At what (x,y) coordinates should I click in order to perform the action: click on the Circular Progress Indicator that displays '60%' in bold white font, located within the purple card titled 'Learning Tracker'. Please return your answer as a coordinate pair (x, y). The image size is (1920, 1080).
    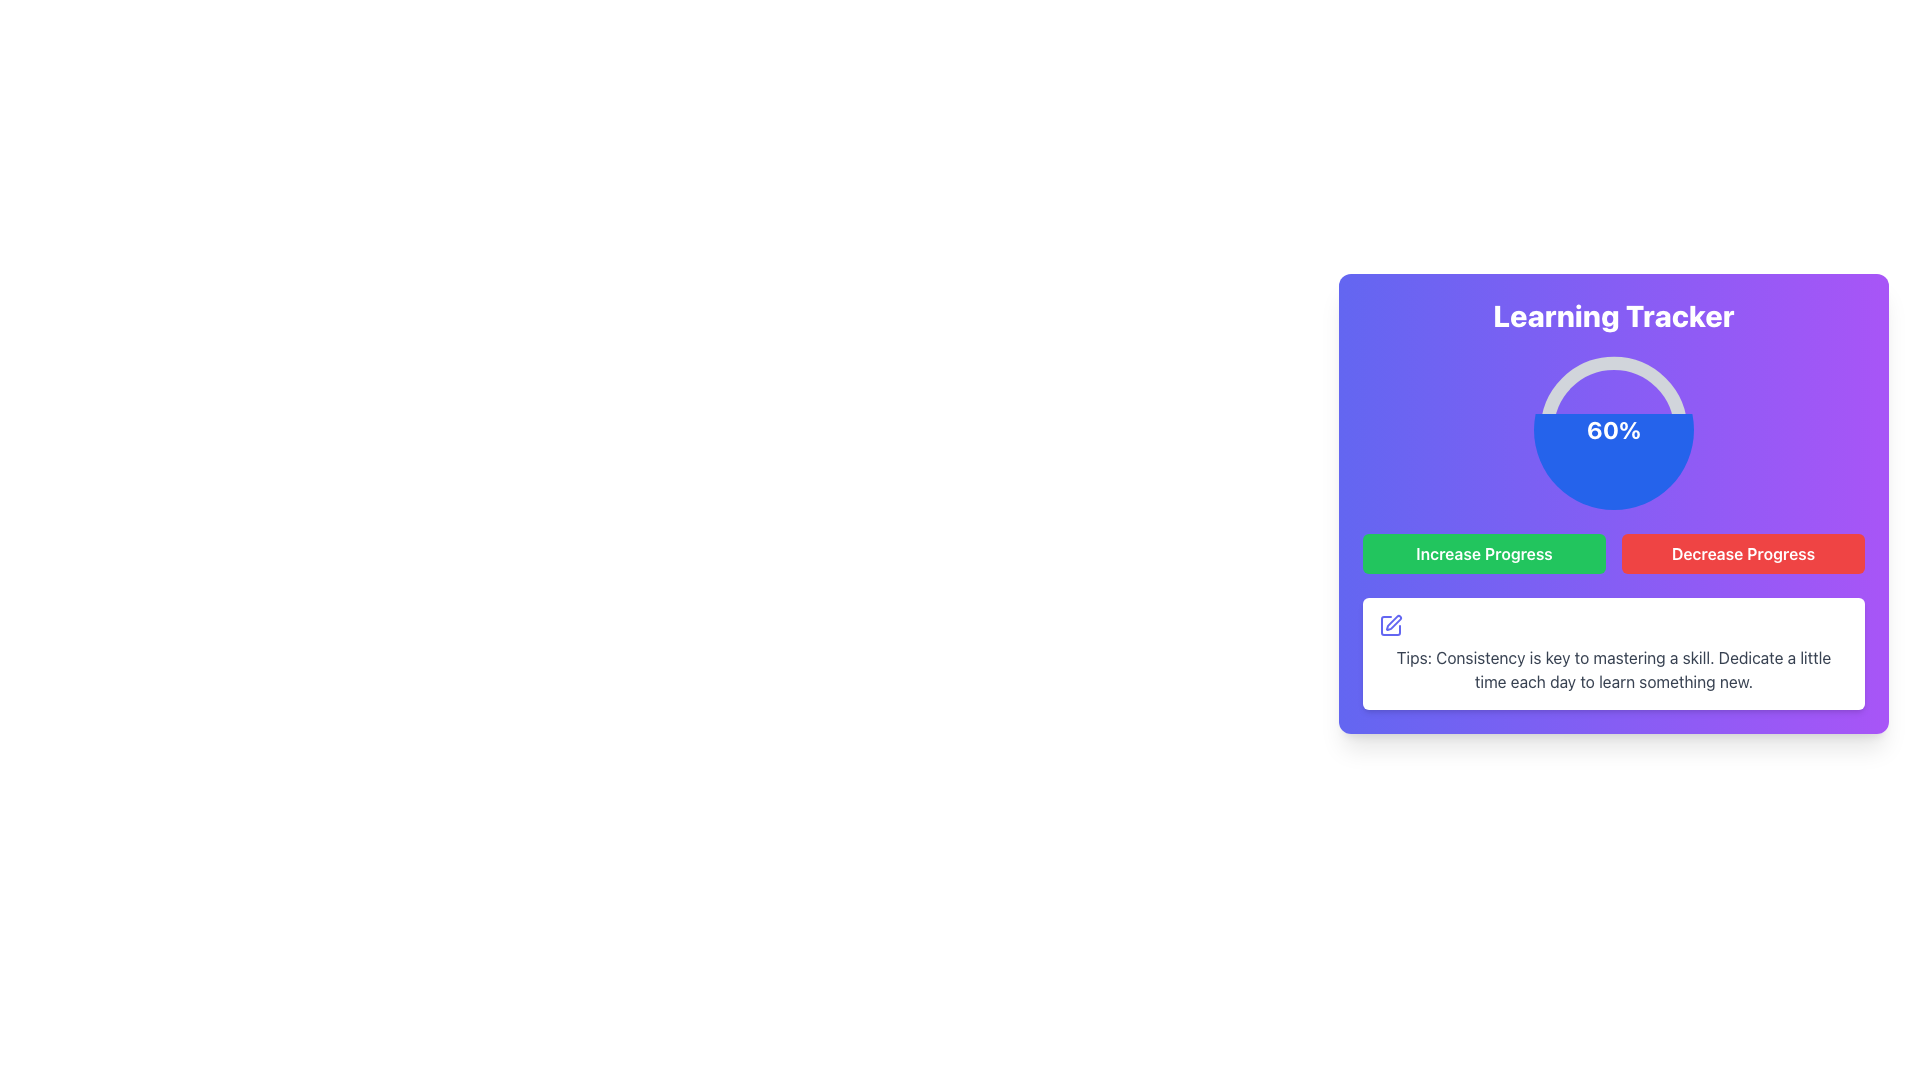
    Looking at the image, I should click on (1613, 428).